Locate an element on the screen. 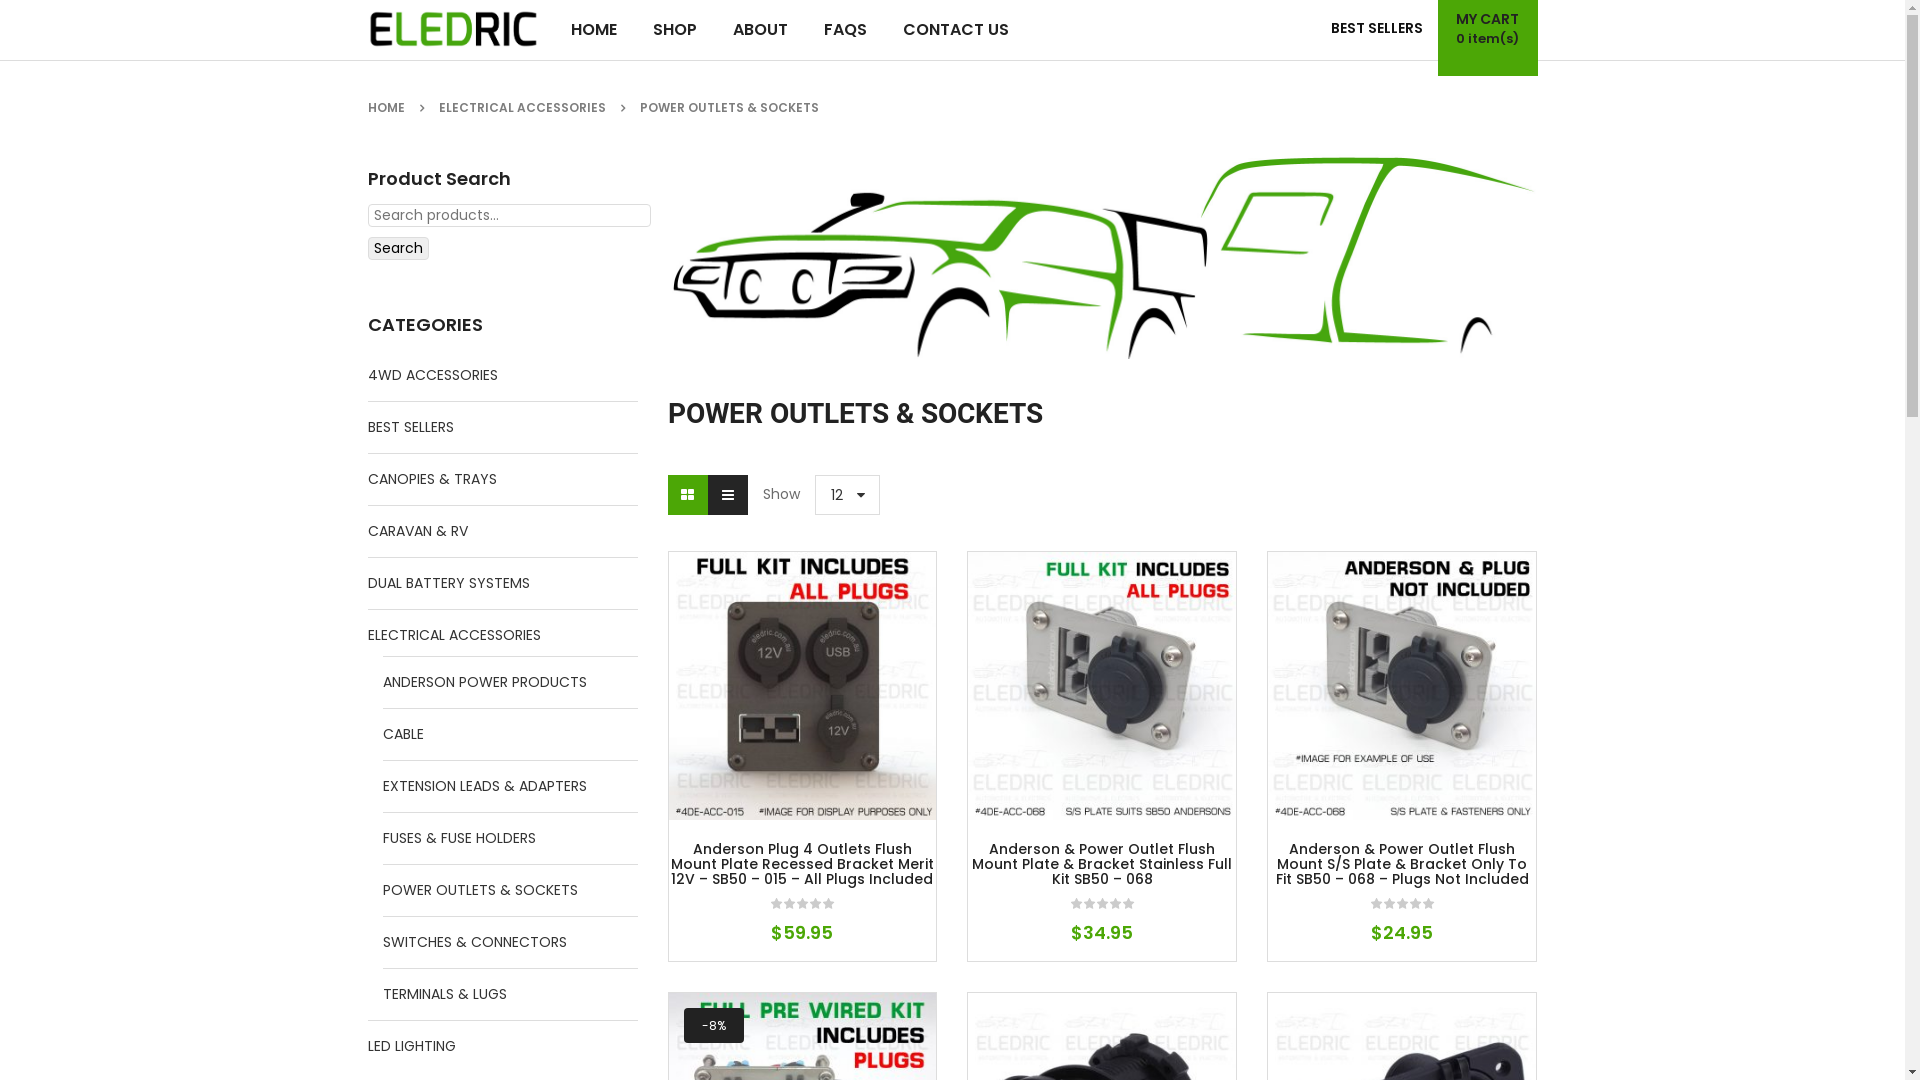 The image size is (1920, 1080). 'EXTENSION LEADS & ADAPTERS' is located at coordinates (382, 785).